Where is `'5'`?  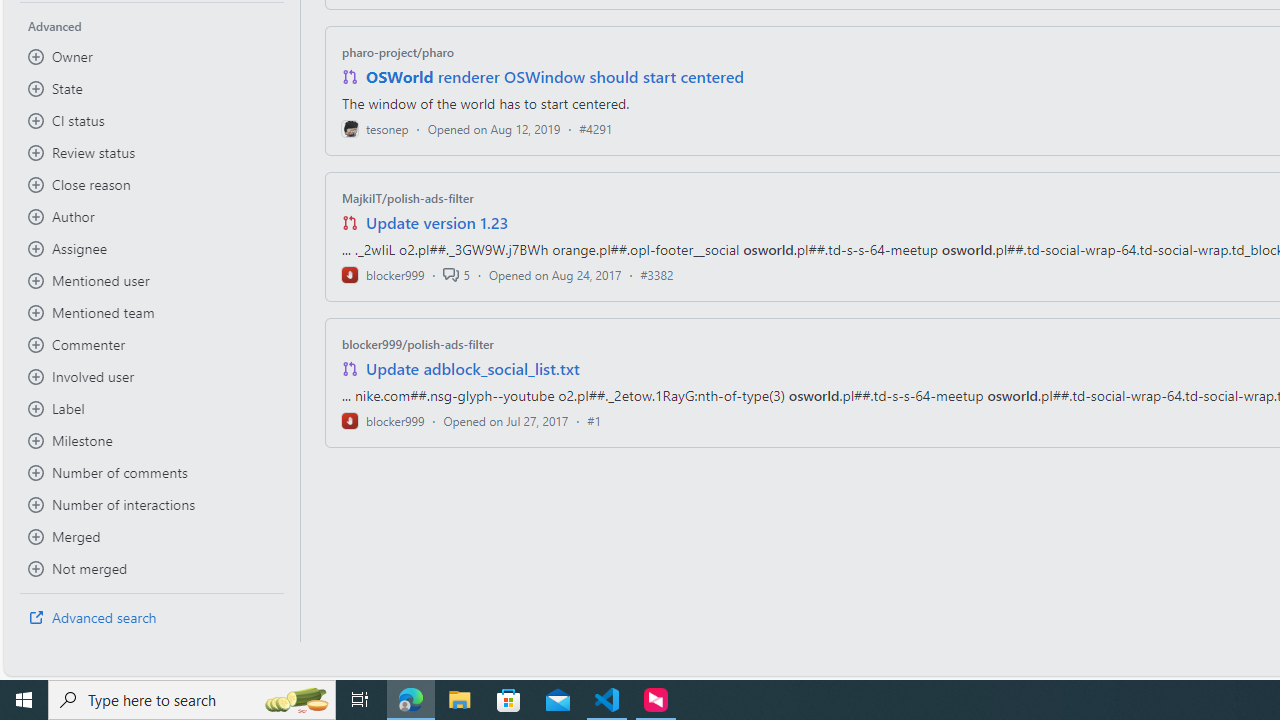
'5' is located at coordinates (455, 274).